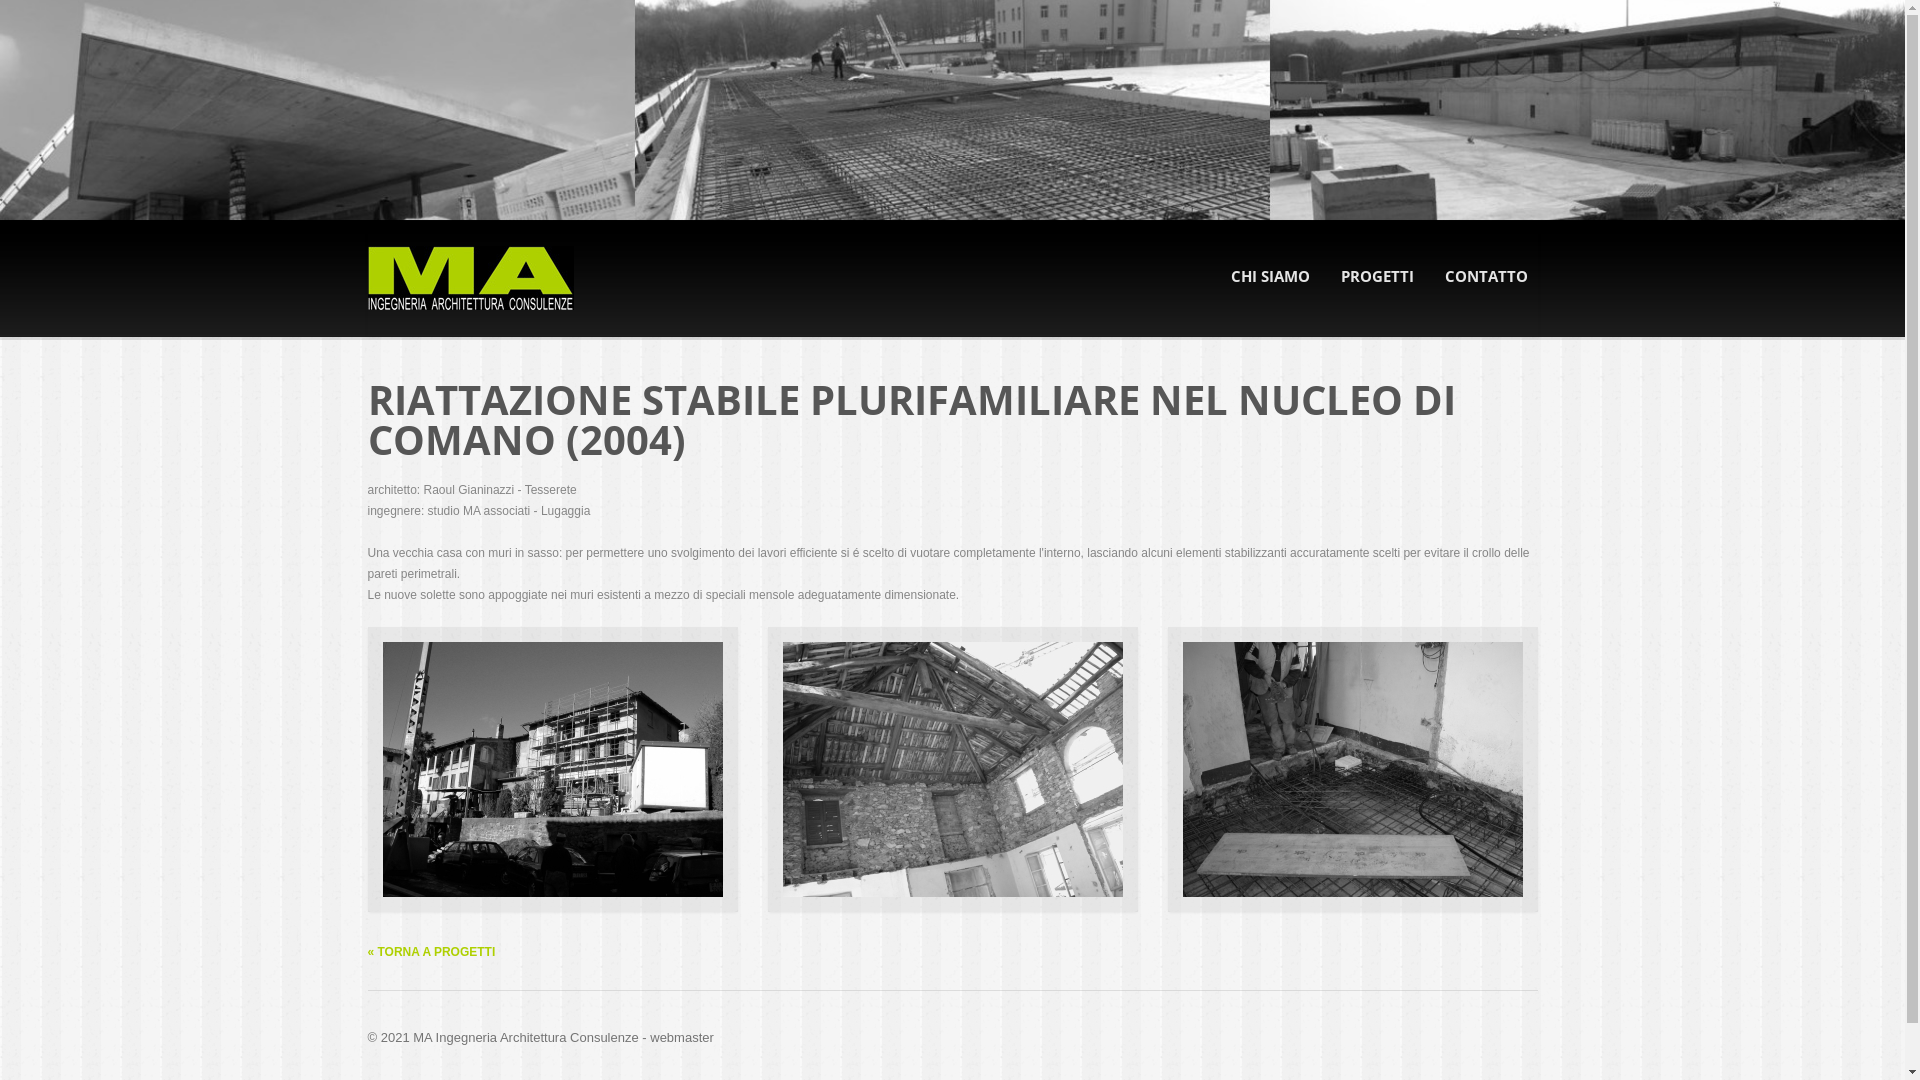  Describe the element at coordinates (1485, 276) in the screenshot. I see `'CONTATTO` at that location.